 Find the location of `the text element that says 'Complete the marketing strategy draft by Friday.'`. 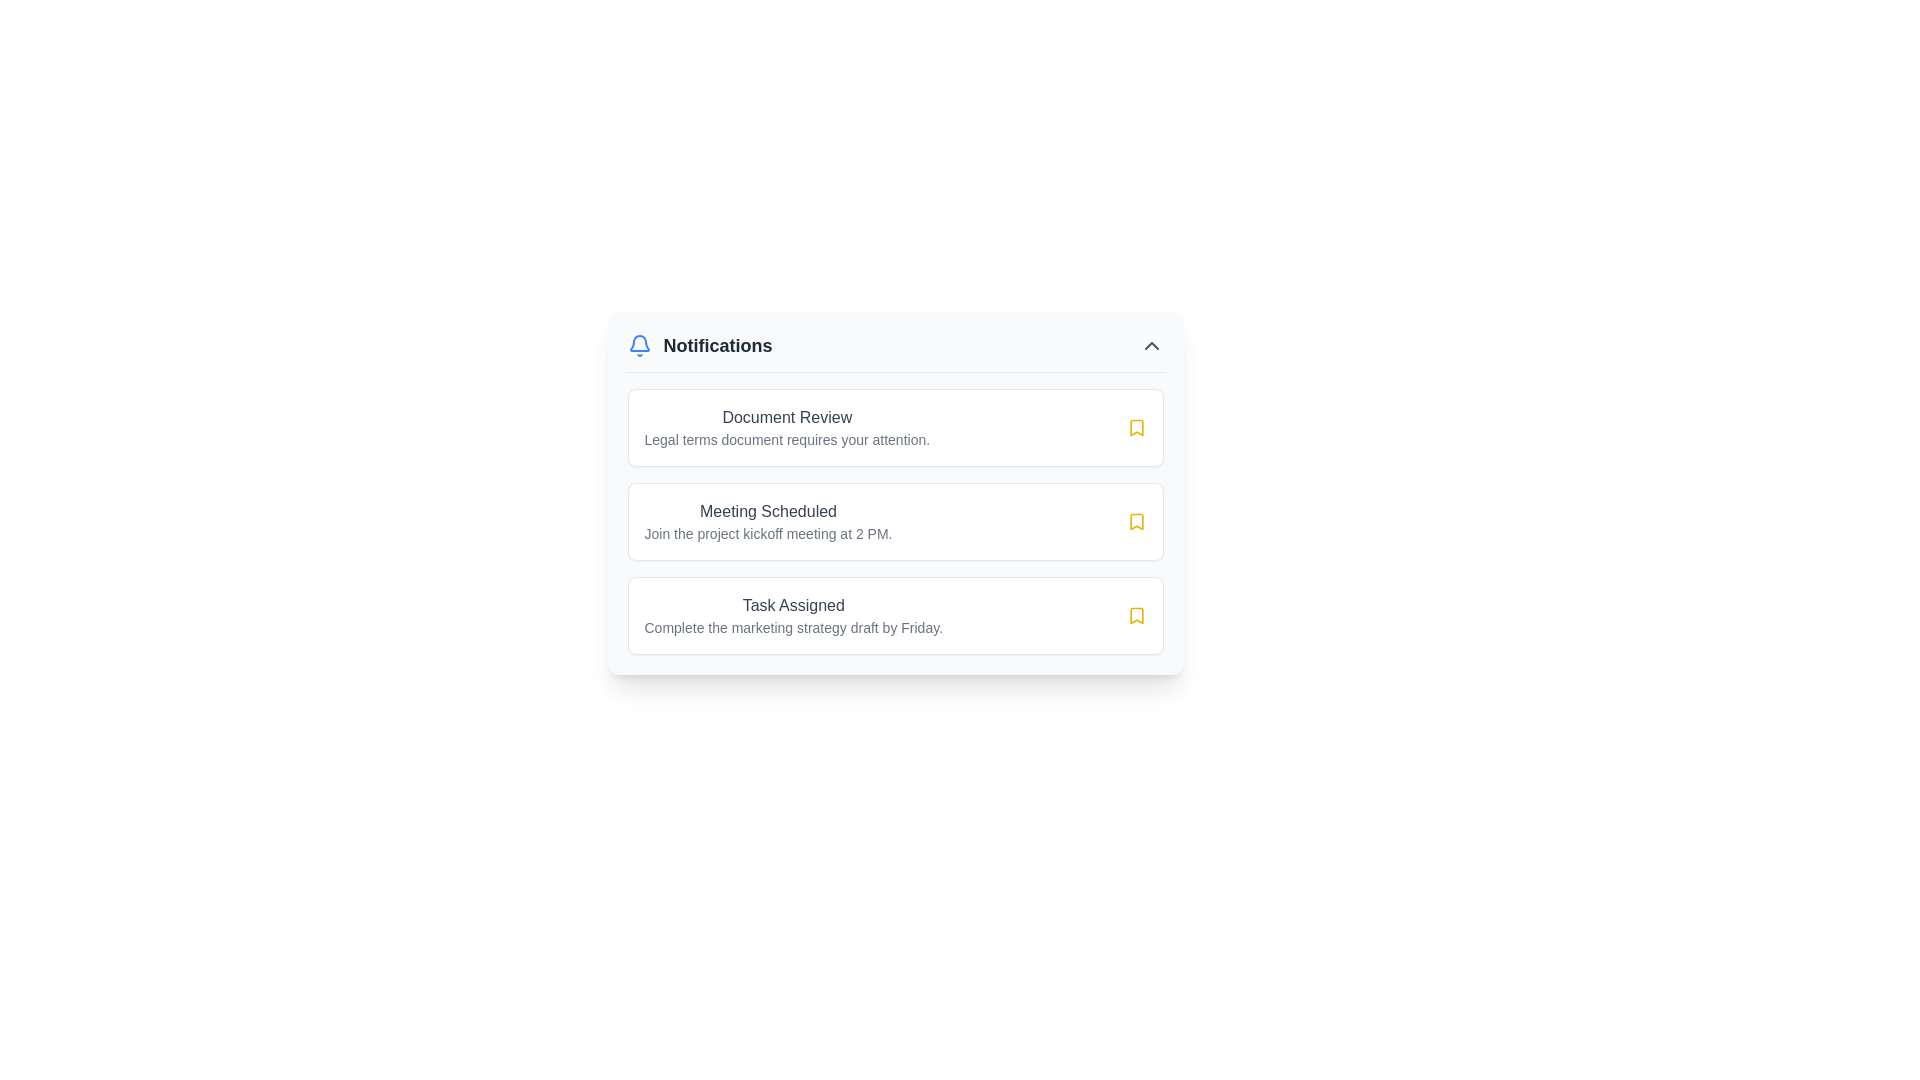

the text element that says 'Complete the marketing strategy draft by Friday.' is located at coordinates (792, 627).